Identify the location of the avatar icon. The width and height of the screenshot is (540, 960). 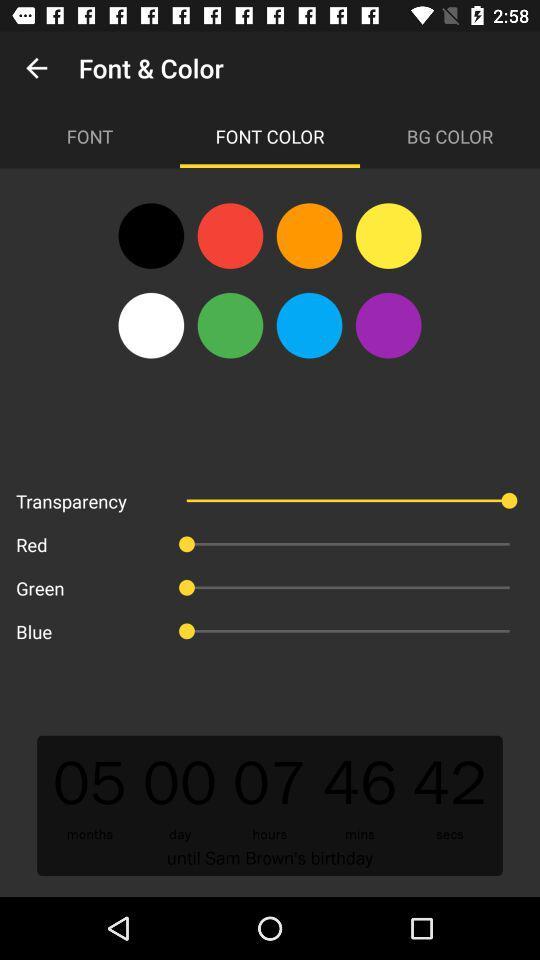
(229, 325).